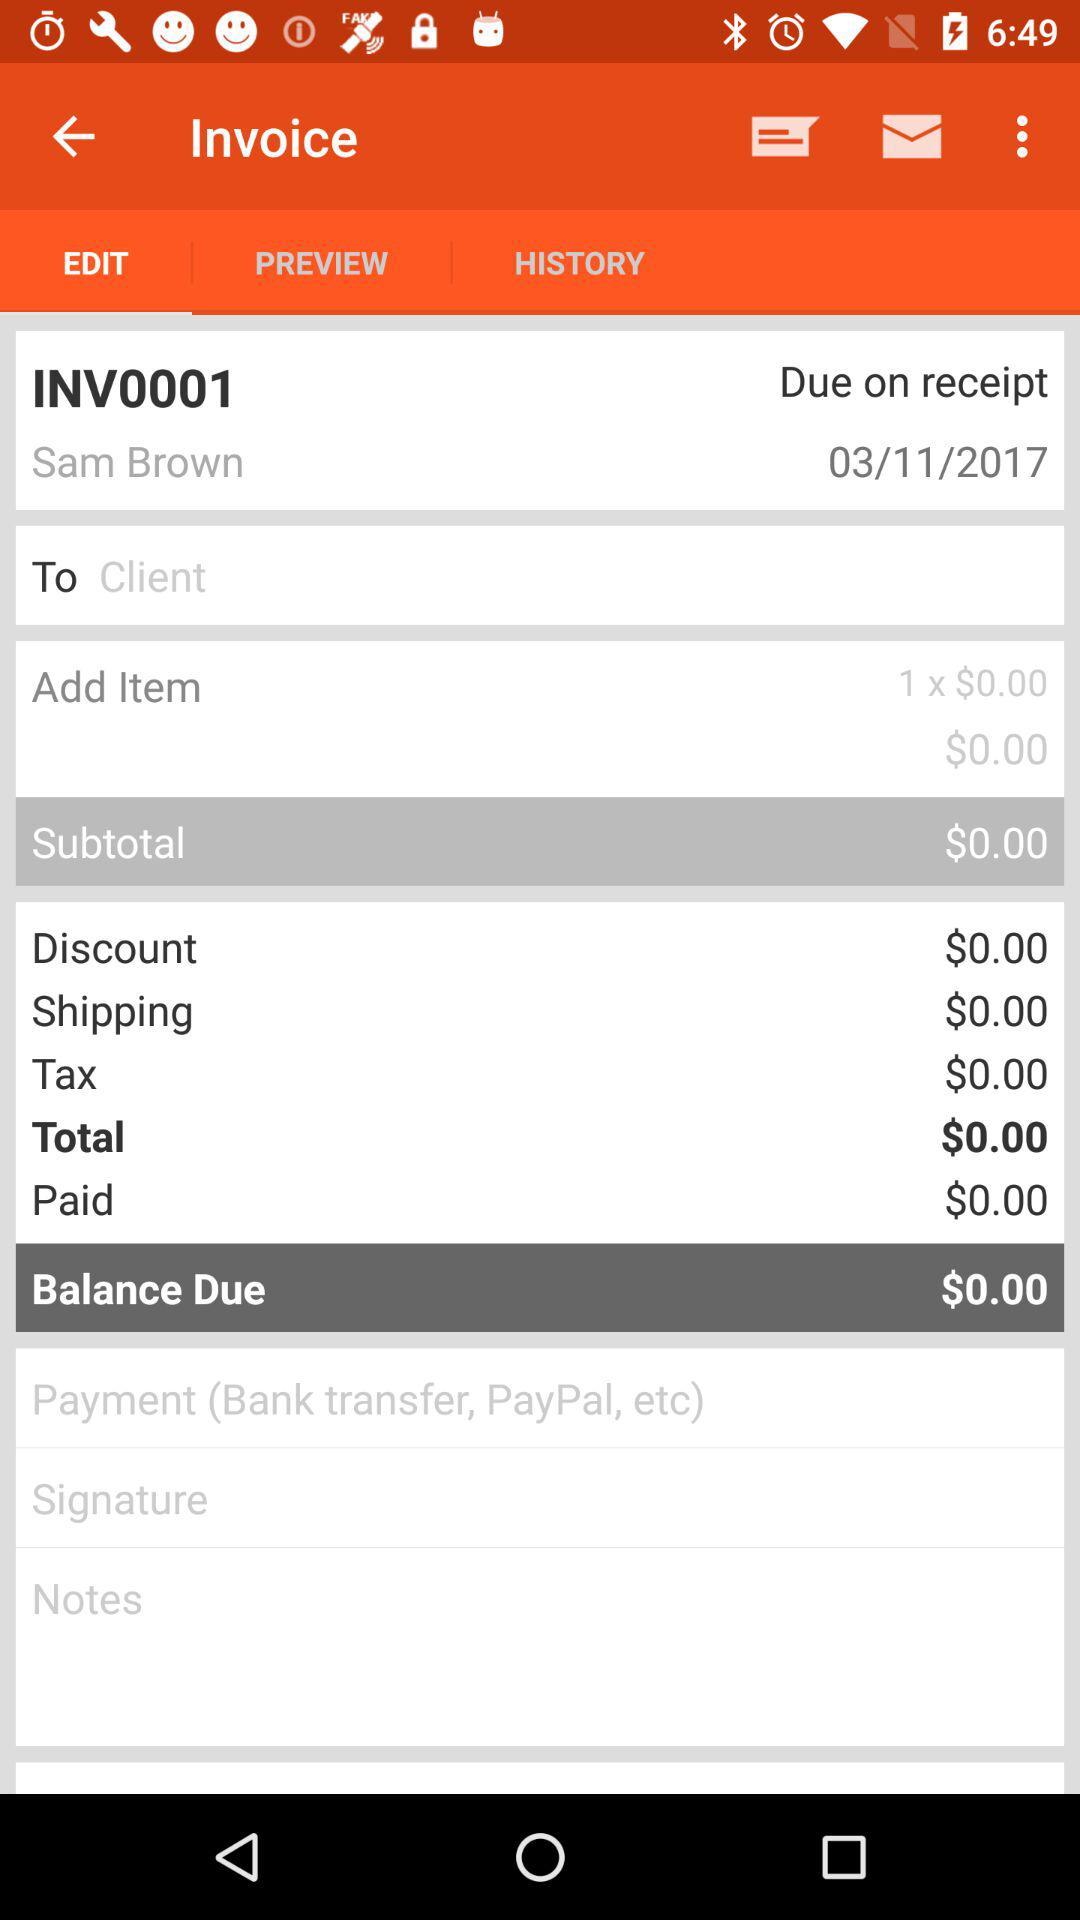 Image resolution: width=1080 pixels, height=1920 pixels. Describe the element at coordinates (540, 1646) in the screenshot. I see `edit the notes field` at that location.